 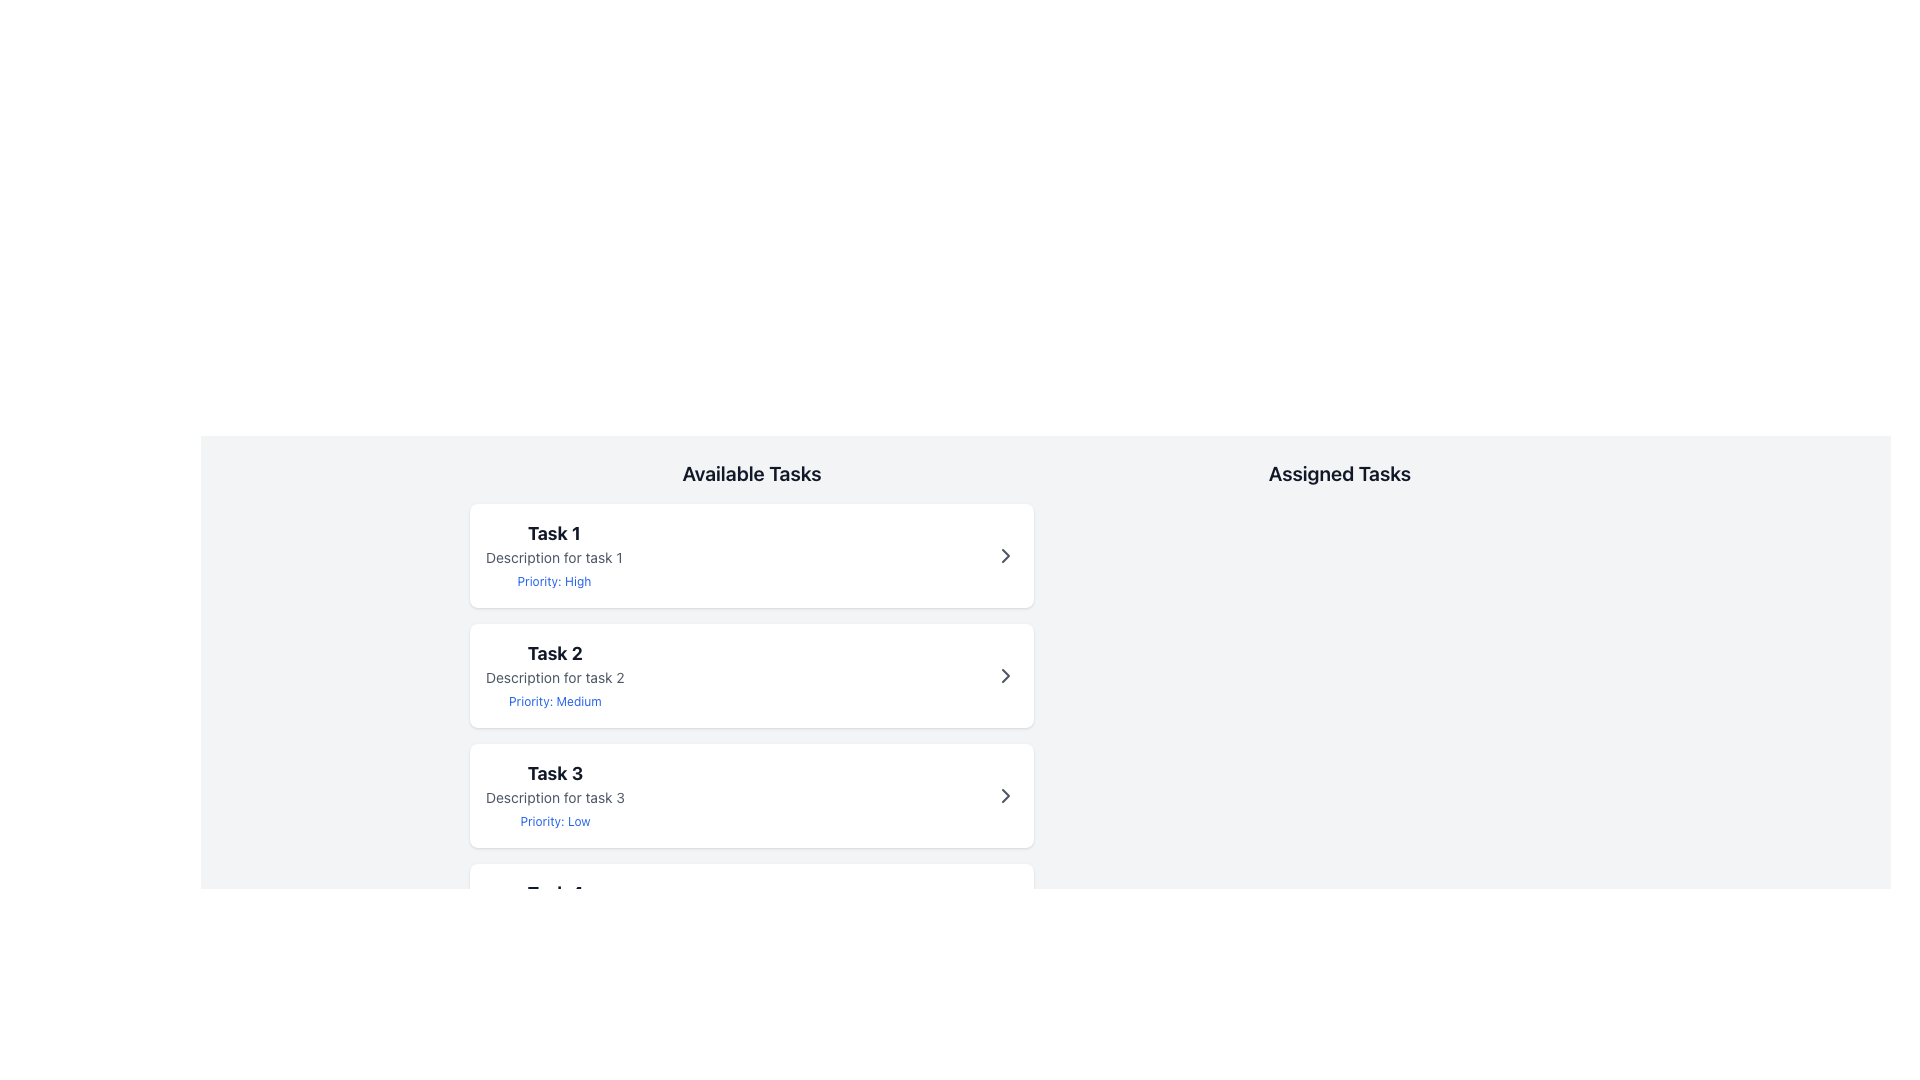 What do you see at coordinates (555, 677) in the screenshot?
I see `the Text Label providing additional information related to 'Task 2', located within the task card beneath the main title and above the priority level text` at bounding box center [555, 677].